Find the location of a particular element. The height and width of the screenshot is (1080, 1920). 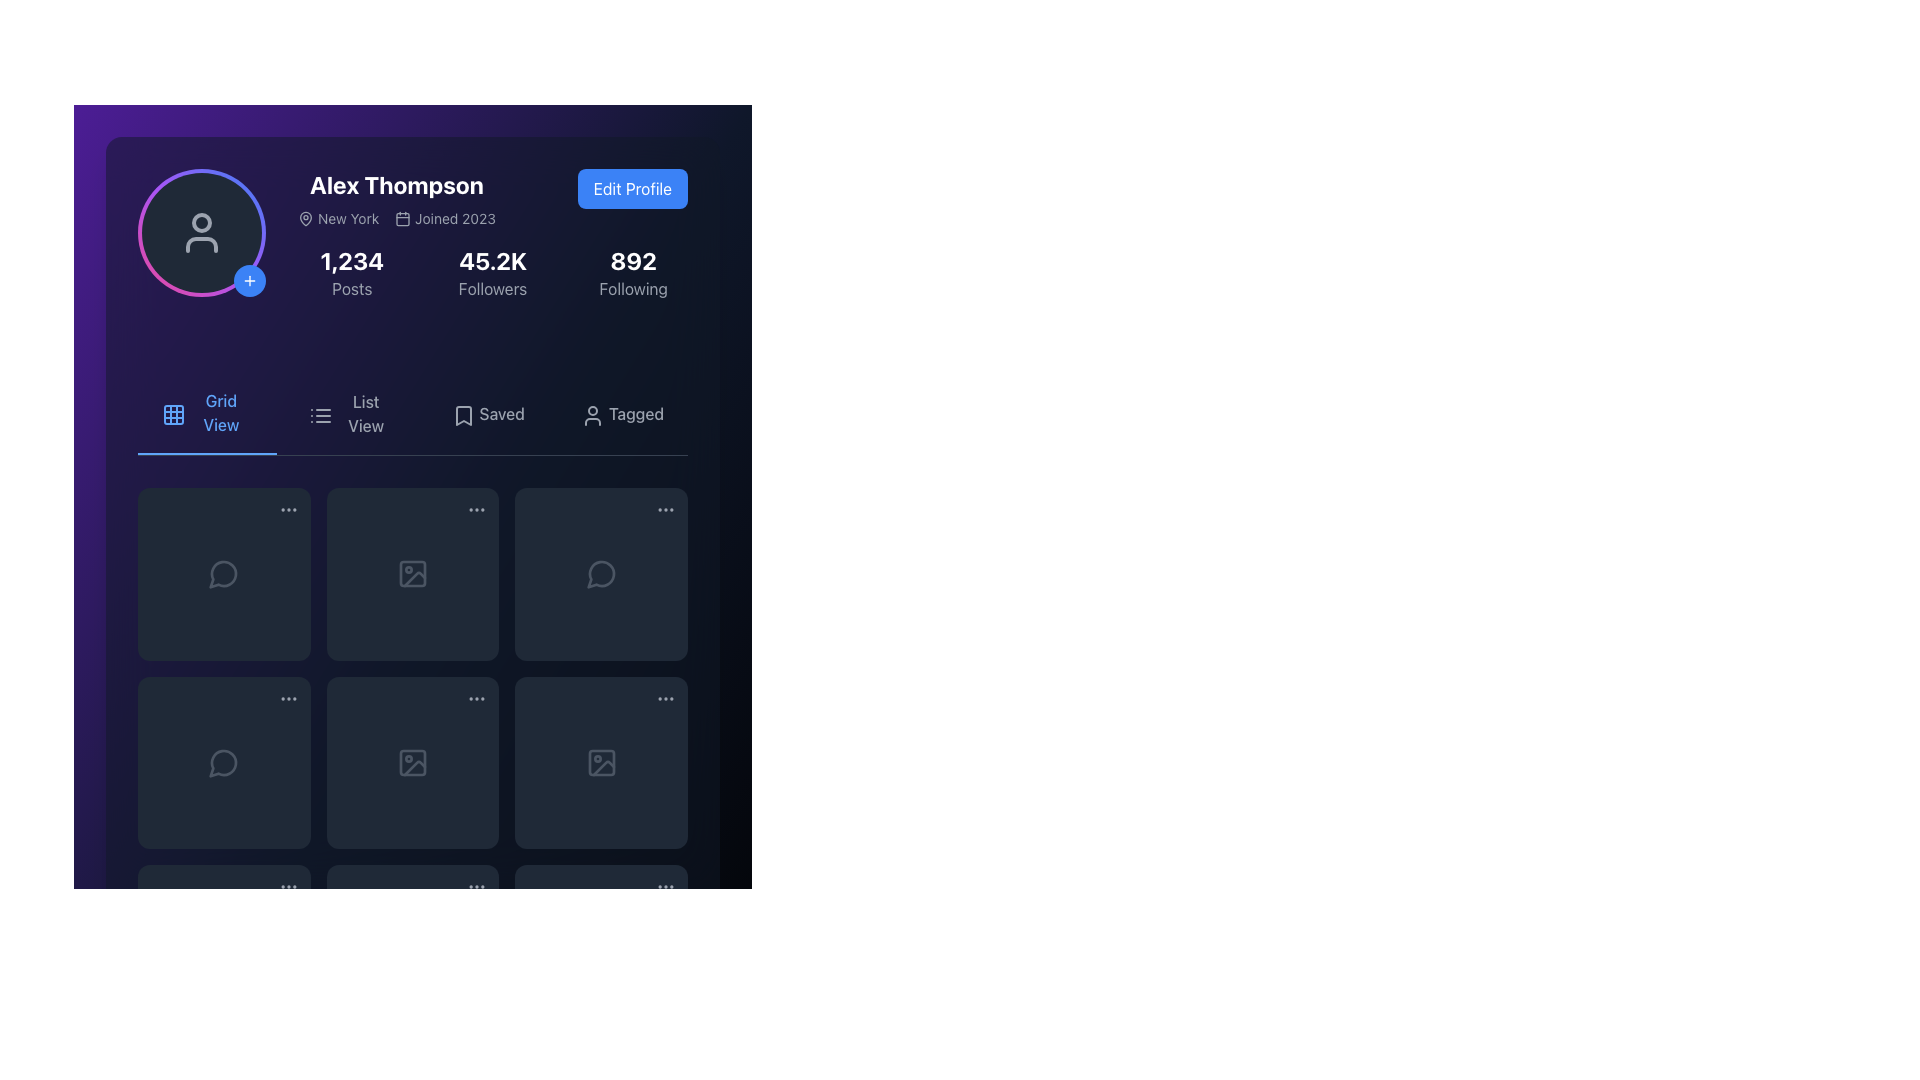

the menu trigger button located in the bottom-right cell of the grid layout is located at coordinates (666, 697).